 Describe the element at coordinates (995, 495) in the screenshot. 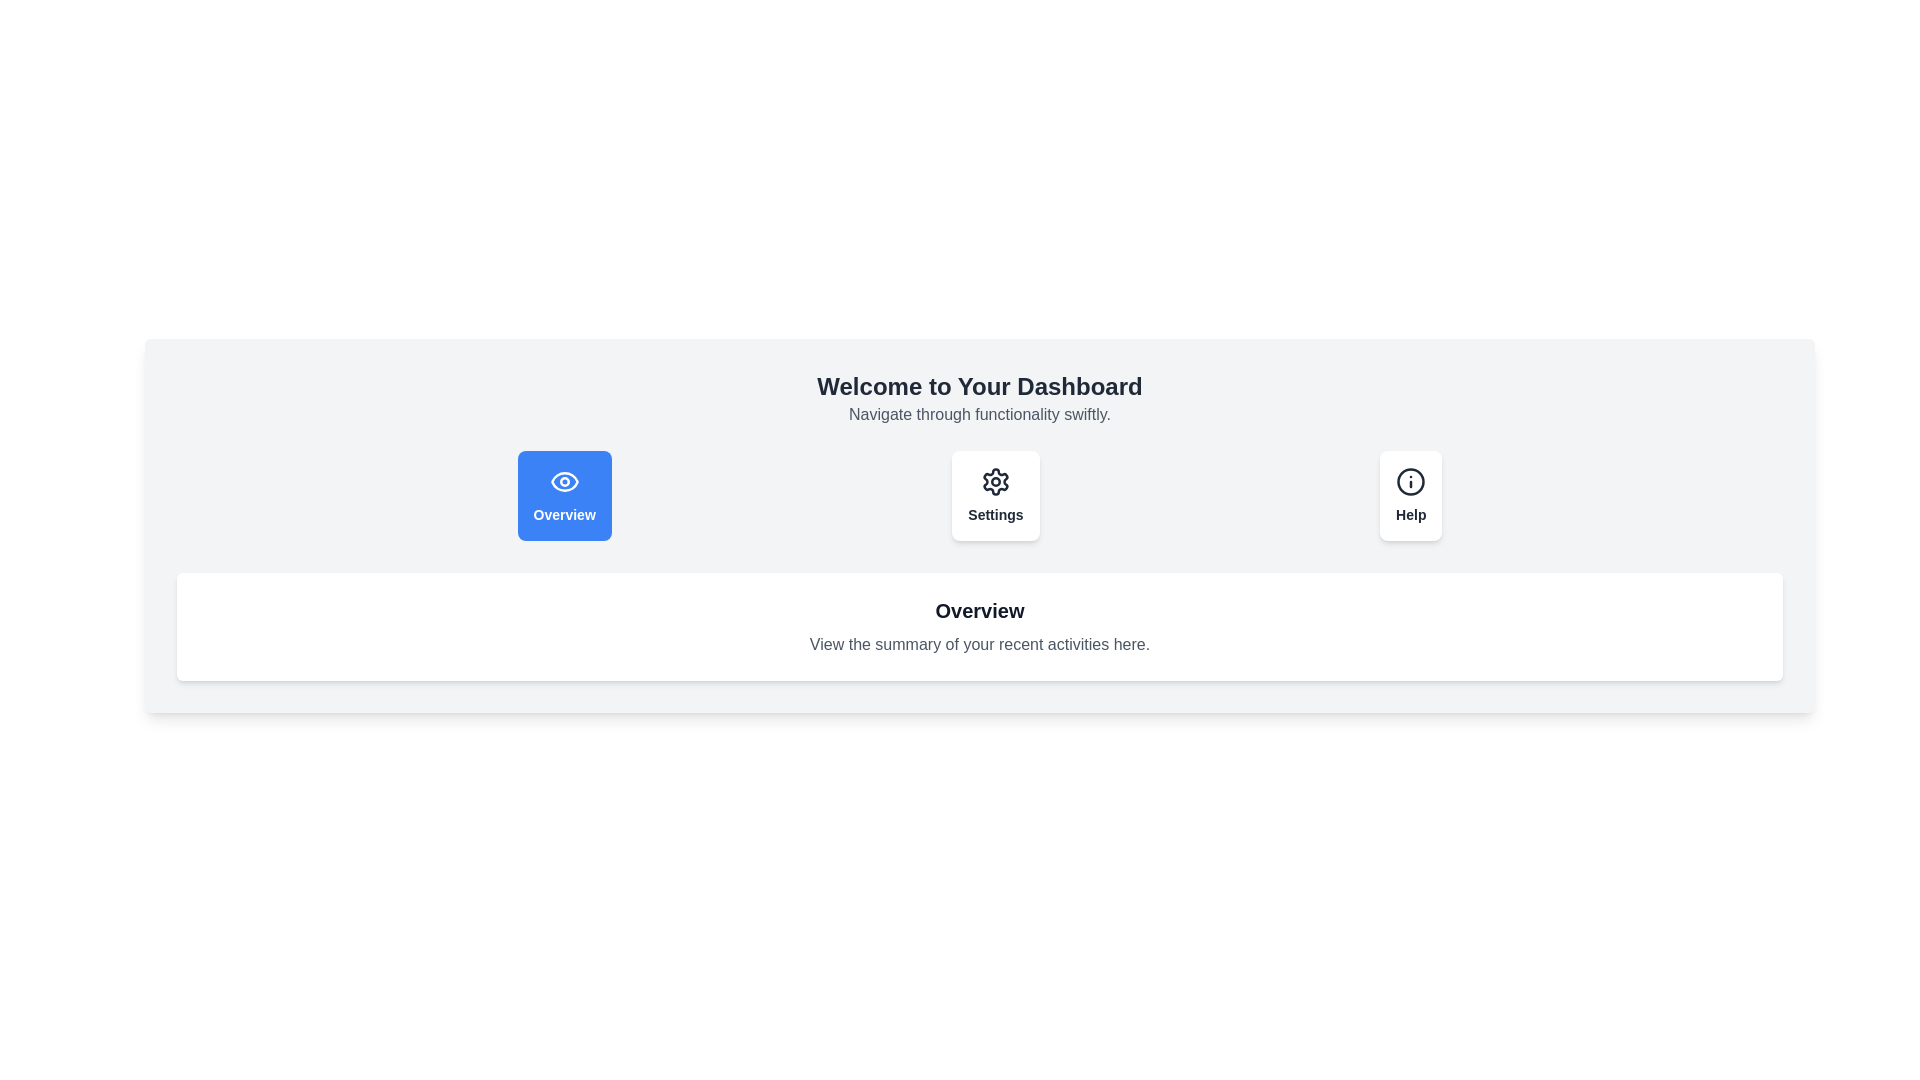

I see `the 'Settings' button, which is the second button in a horizontal alignment of three buttons located between 'Overview' and 'Help'` at that location.